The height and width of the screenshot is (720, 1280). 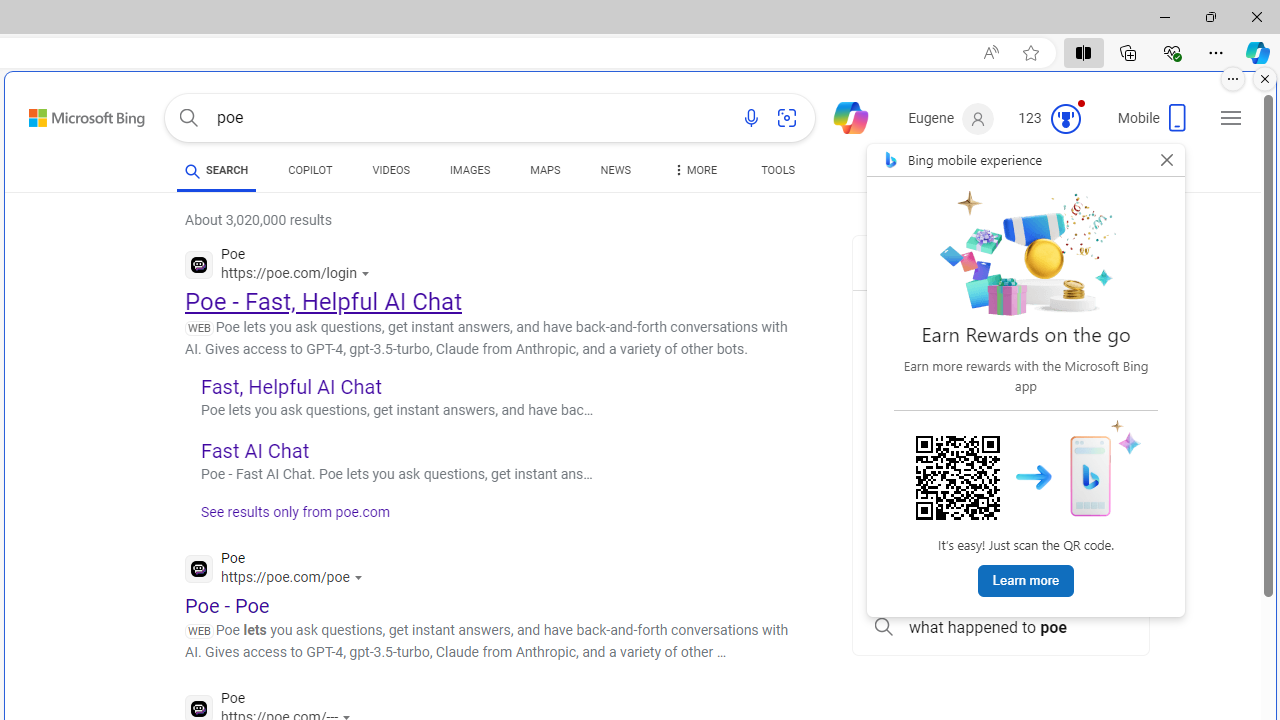 I want to click on 'SEARCH', so click(x=216, y=170).